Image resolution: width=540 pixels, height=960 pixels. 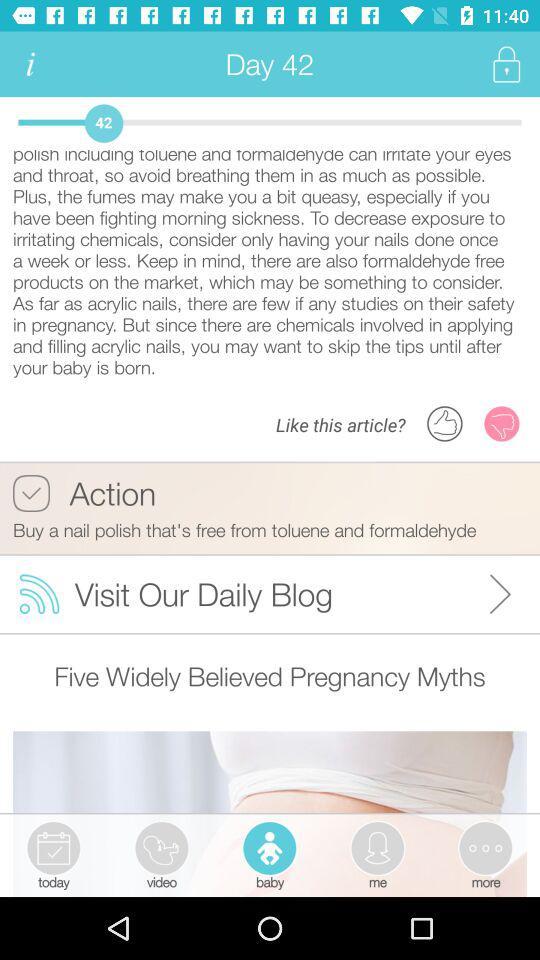 What do you see at coordinates (29, 64) in the screenshot?
I see `more information` at bounding box center [29, 64].